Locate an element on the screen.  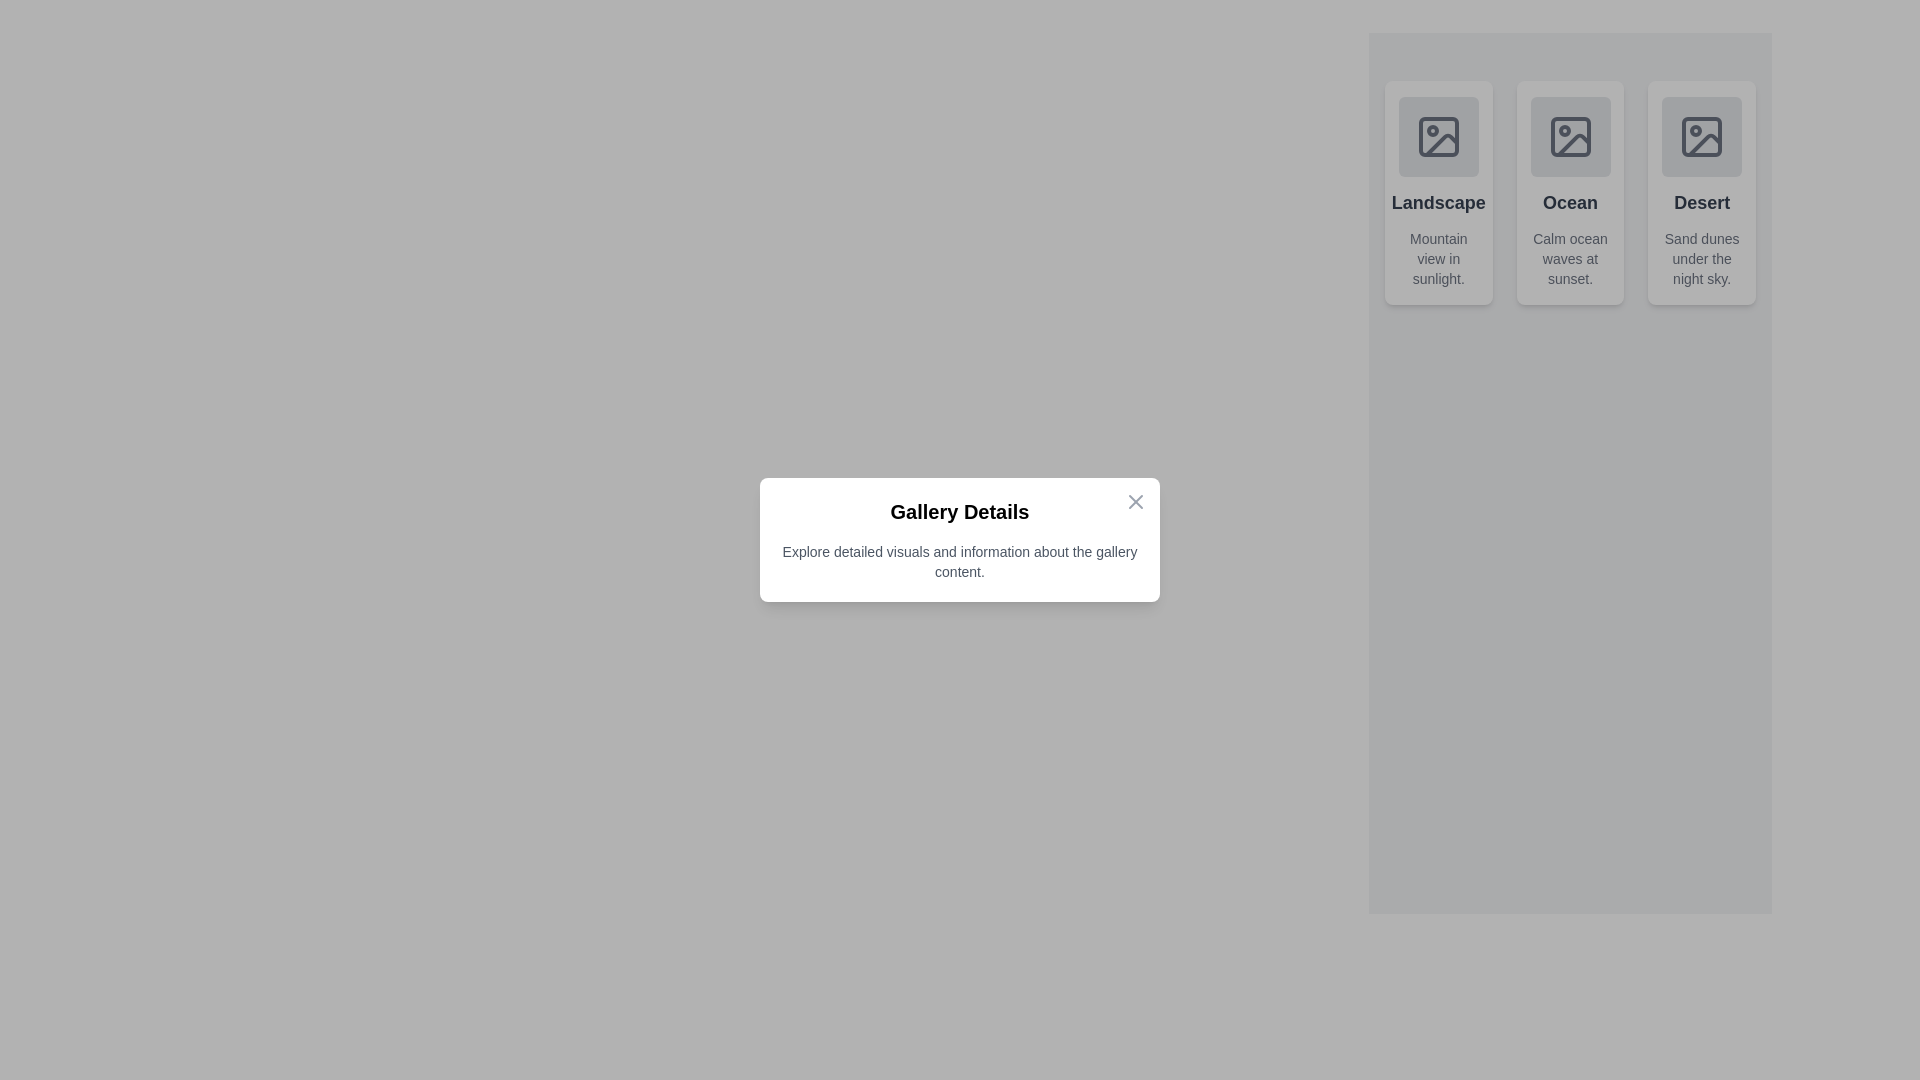
the small square with rounded corners, part of the image icon representing a stylized mountain within the 'Landscape' card located at the top region of the first card is located at coordinates (1437, 136).